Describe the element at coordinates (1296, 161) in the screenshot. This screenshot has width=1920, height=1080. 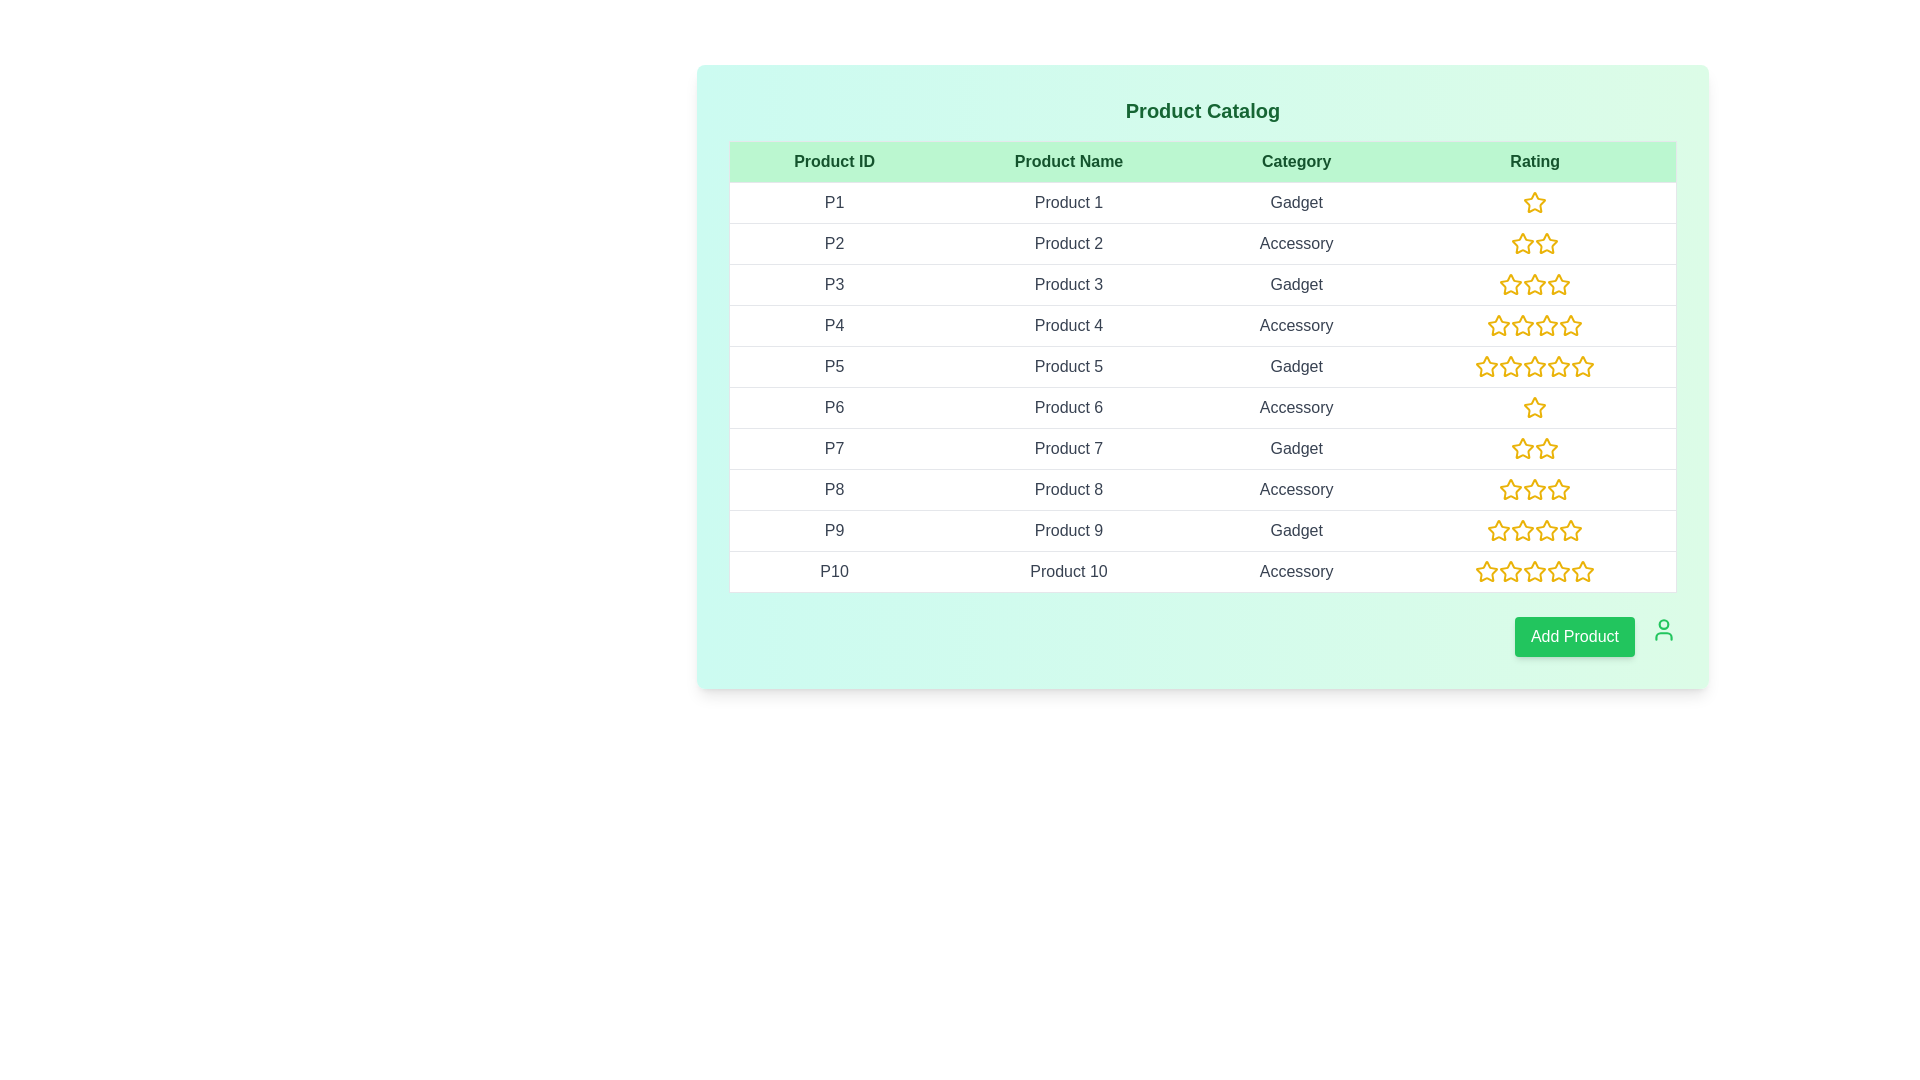
I see `the table header Category to sort the table by that column` at that location.